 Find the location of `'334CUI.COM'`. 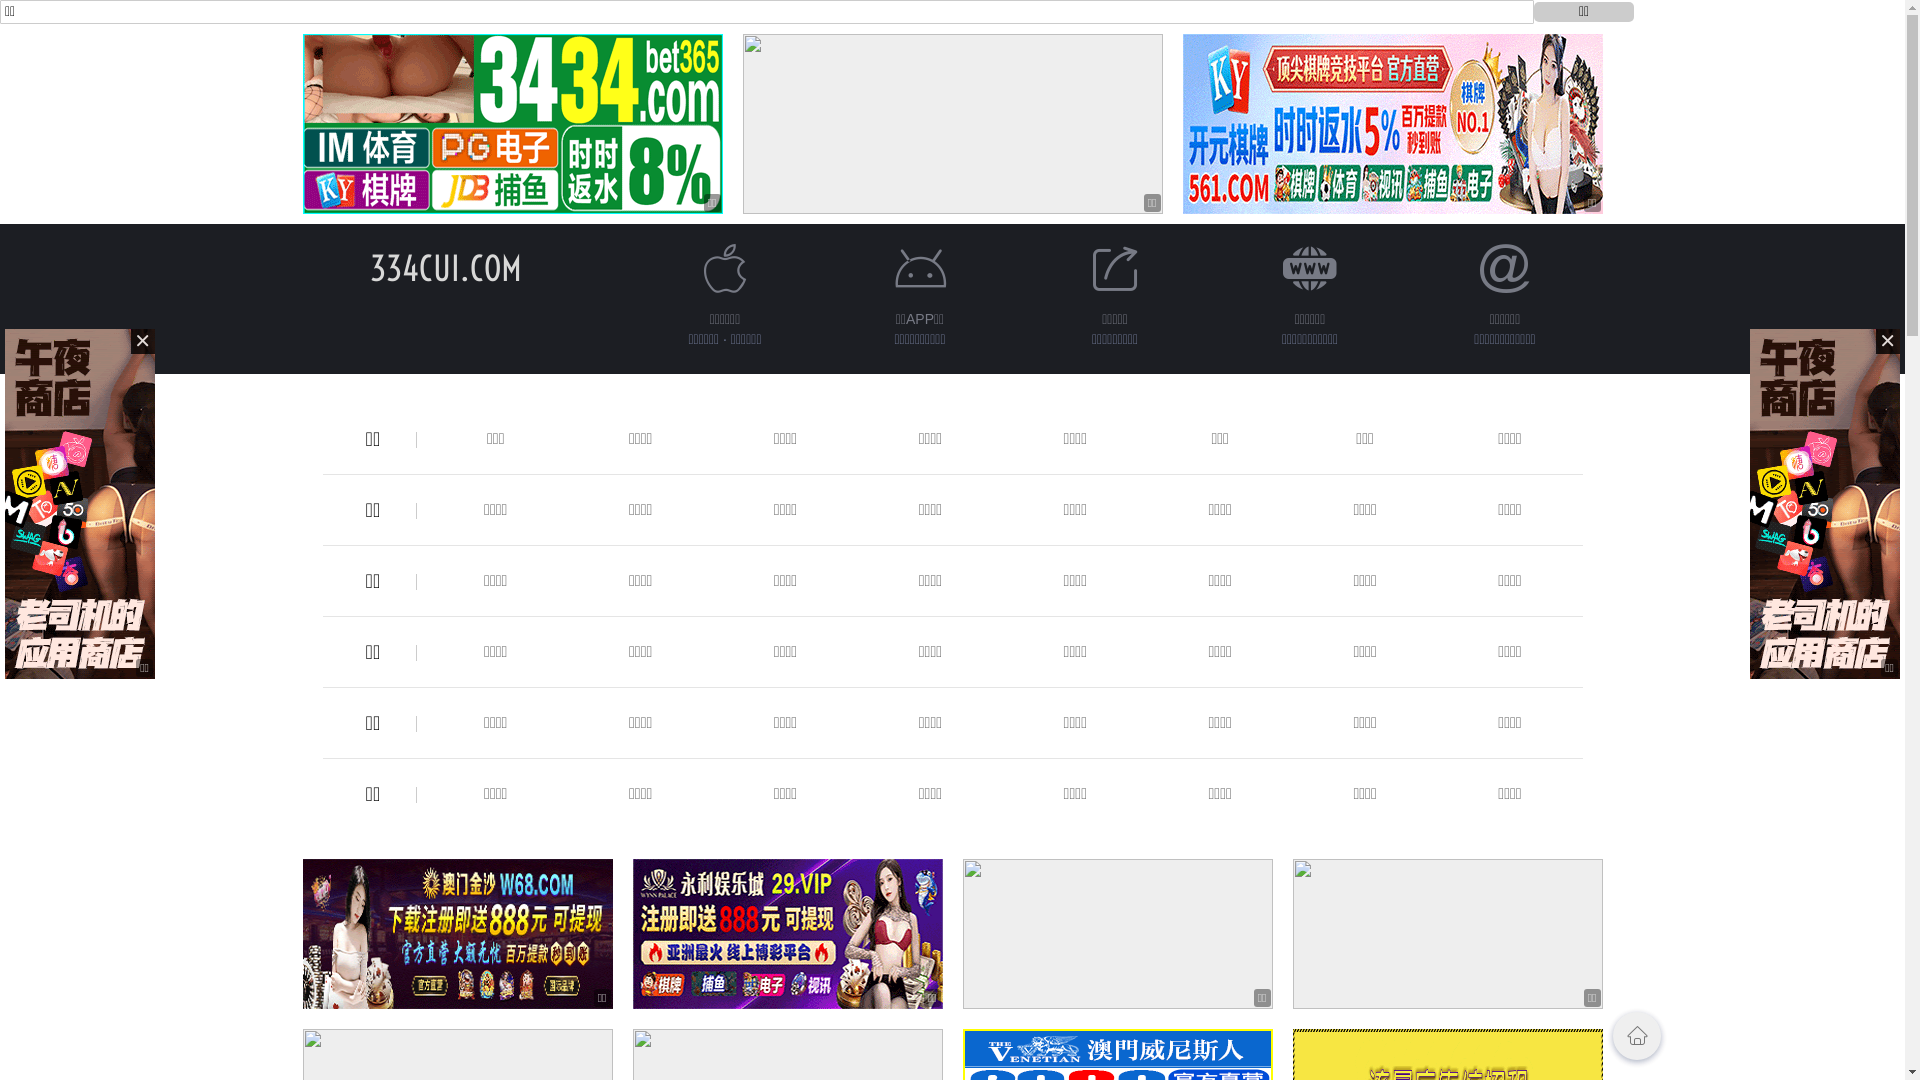

'334CUI.COM' is located at coordinates (445, 267).